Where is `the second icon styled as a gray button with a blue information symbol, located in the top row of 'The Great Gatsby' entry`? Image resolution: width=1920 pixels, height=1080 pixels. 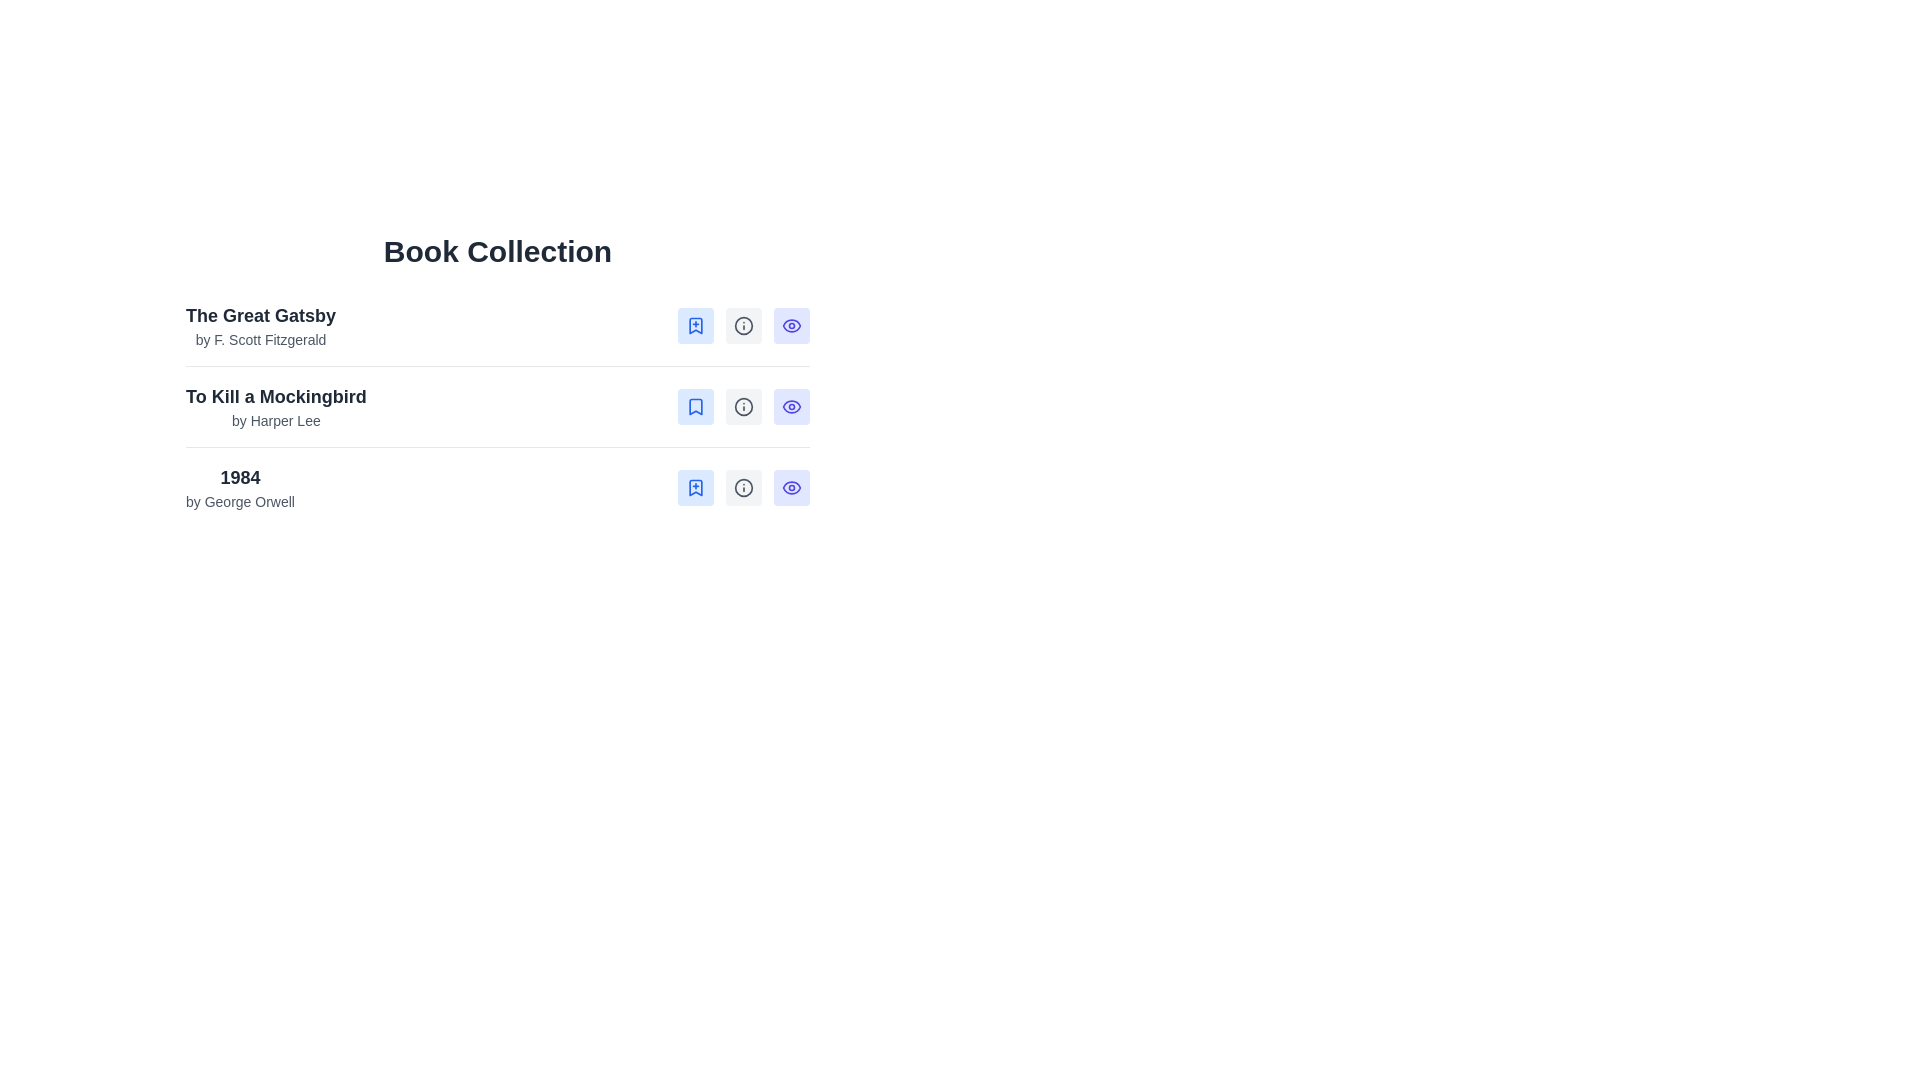
the second icon styled as a gray button with a blue information symbol, located in the top row of 'The Great Gatsby' entry is located at coordinates (743, 325).